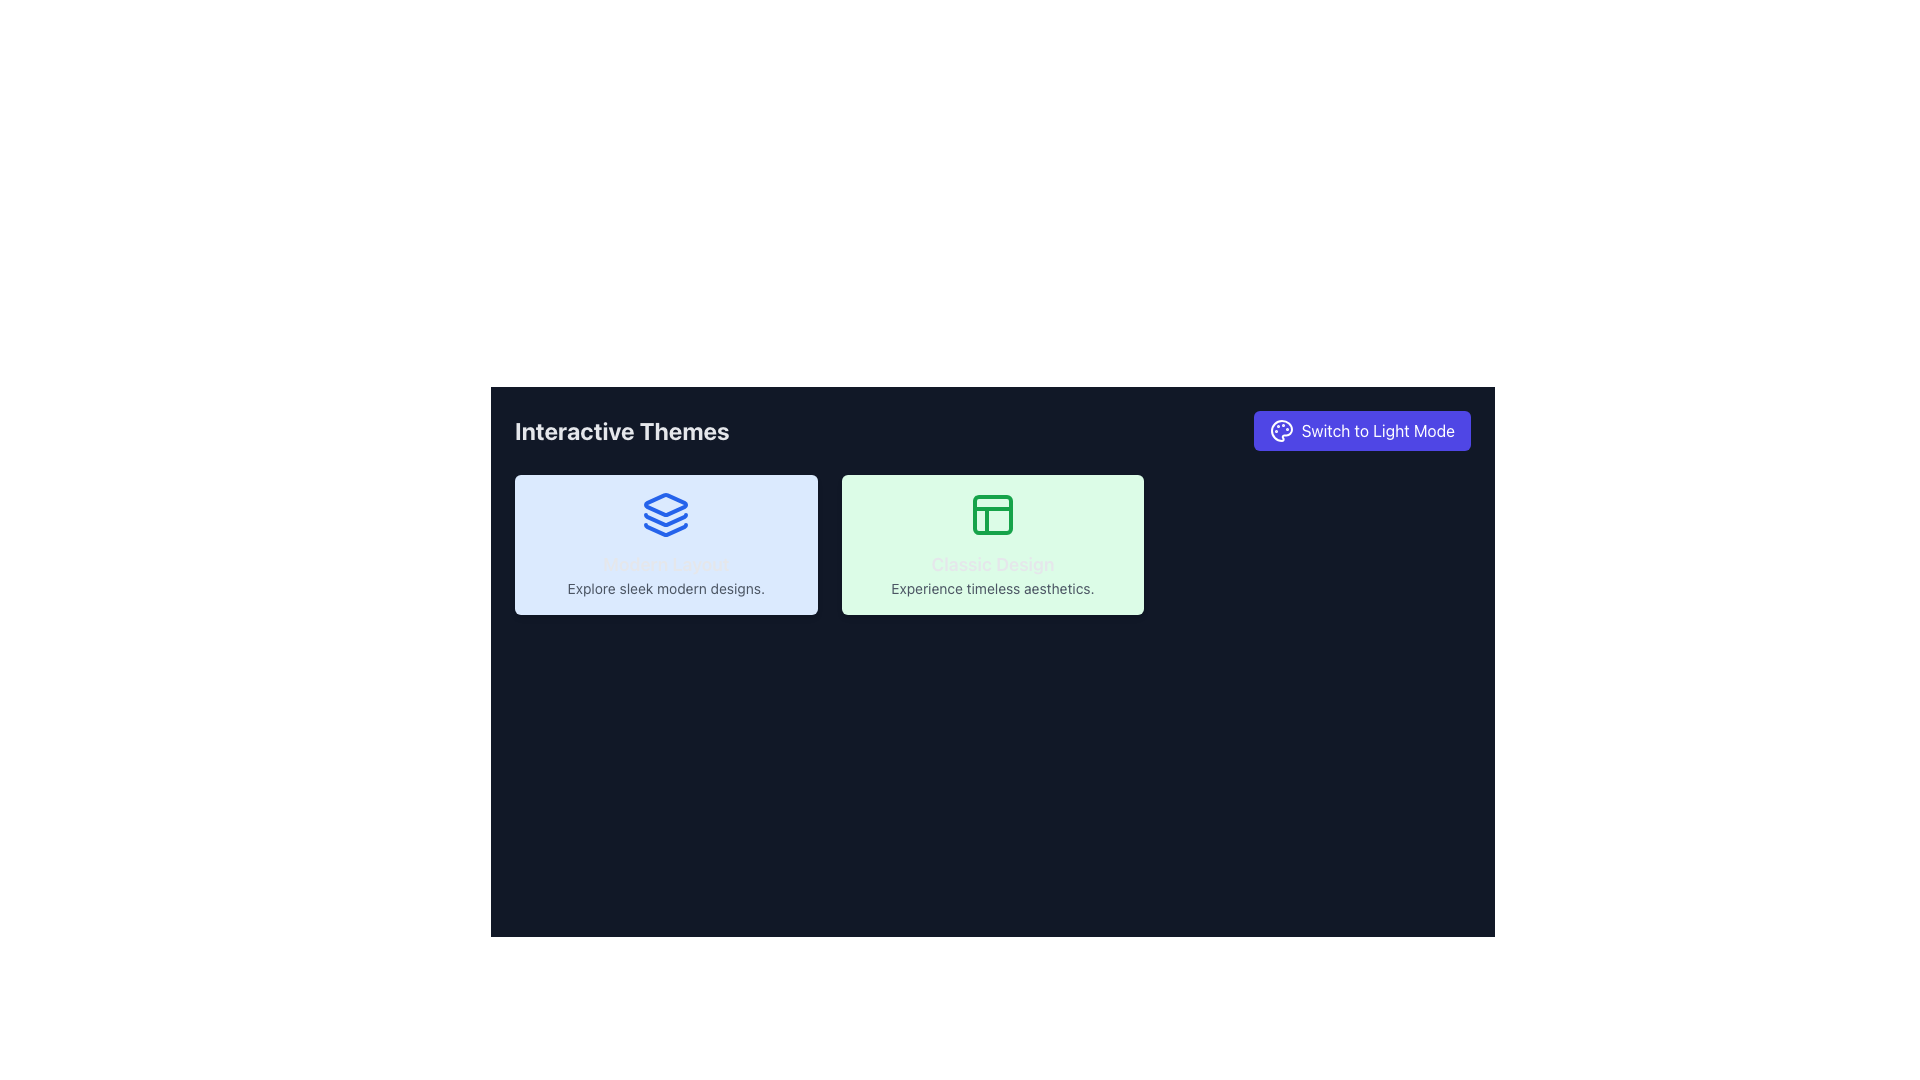 This screenshot has height=1080, width=1920. What do you see at coordinates (666, 504) in the screenshot?
I see `the topmost layer icon, a vibrant blue diamond shape, within the 'Modern Layout' card located below the 'Interactive Themes' header` at bounding box center [666, 504].